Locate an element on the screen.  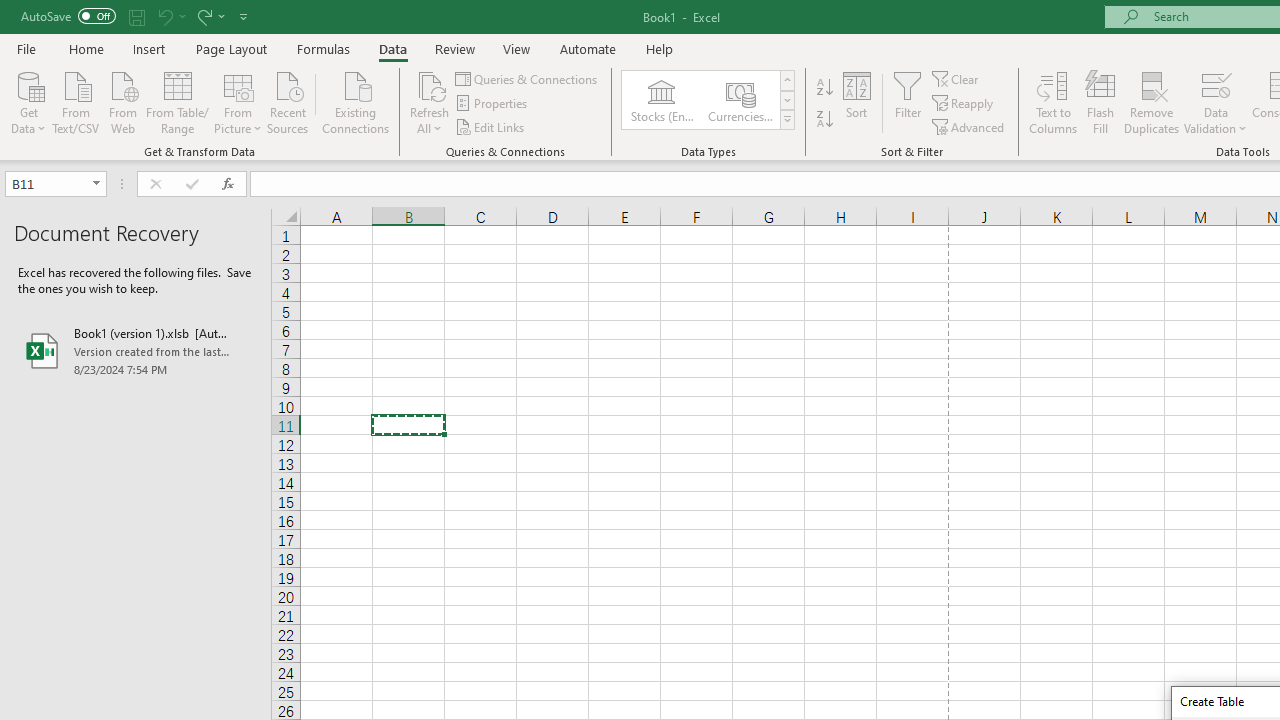
'Existing Connections' is located at coordinates (355, 101).